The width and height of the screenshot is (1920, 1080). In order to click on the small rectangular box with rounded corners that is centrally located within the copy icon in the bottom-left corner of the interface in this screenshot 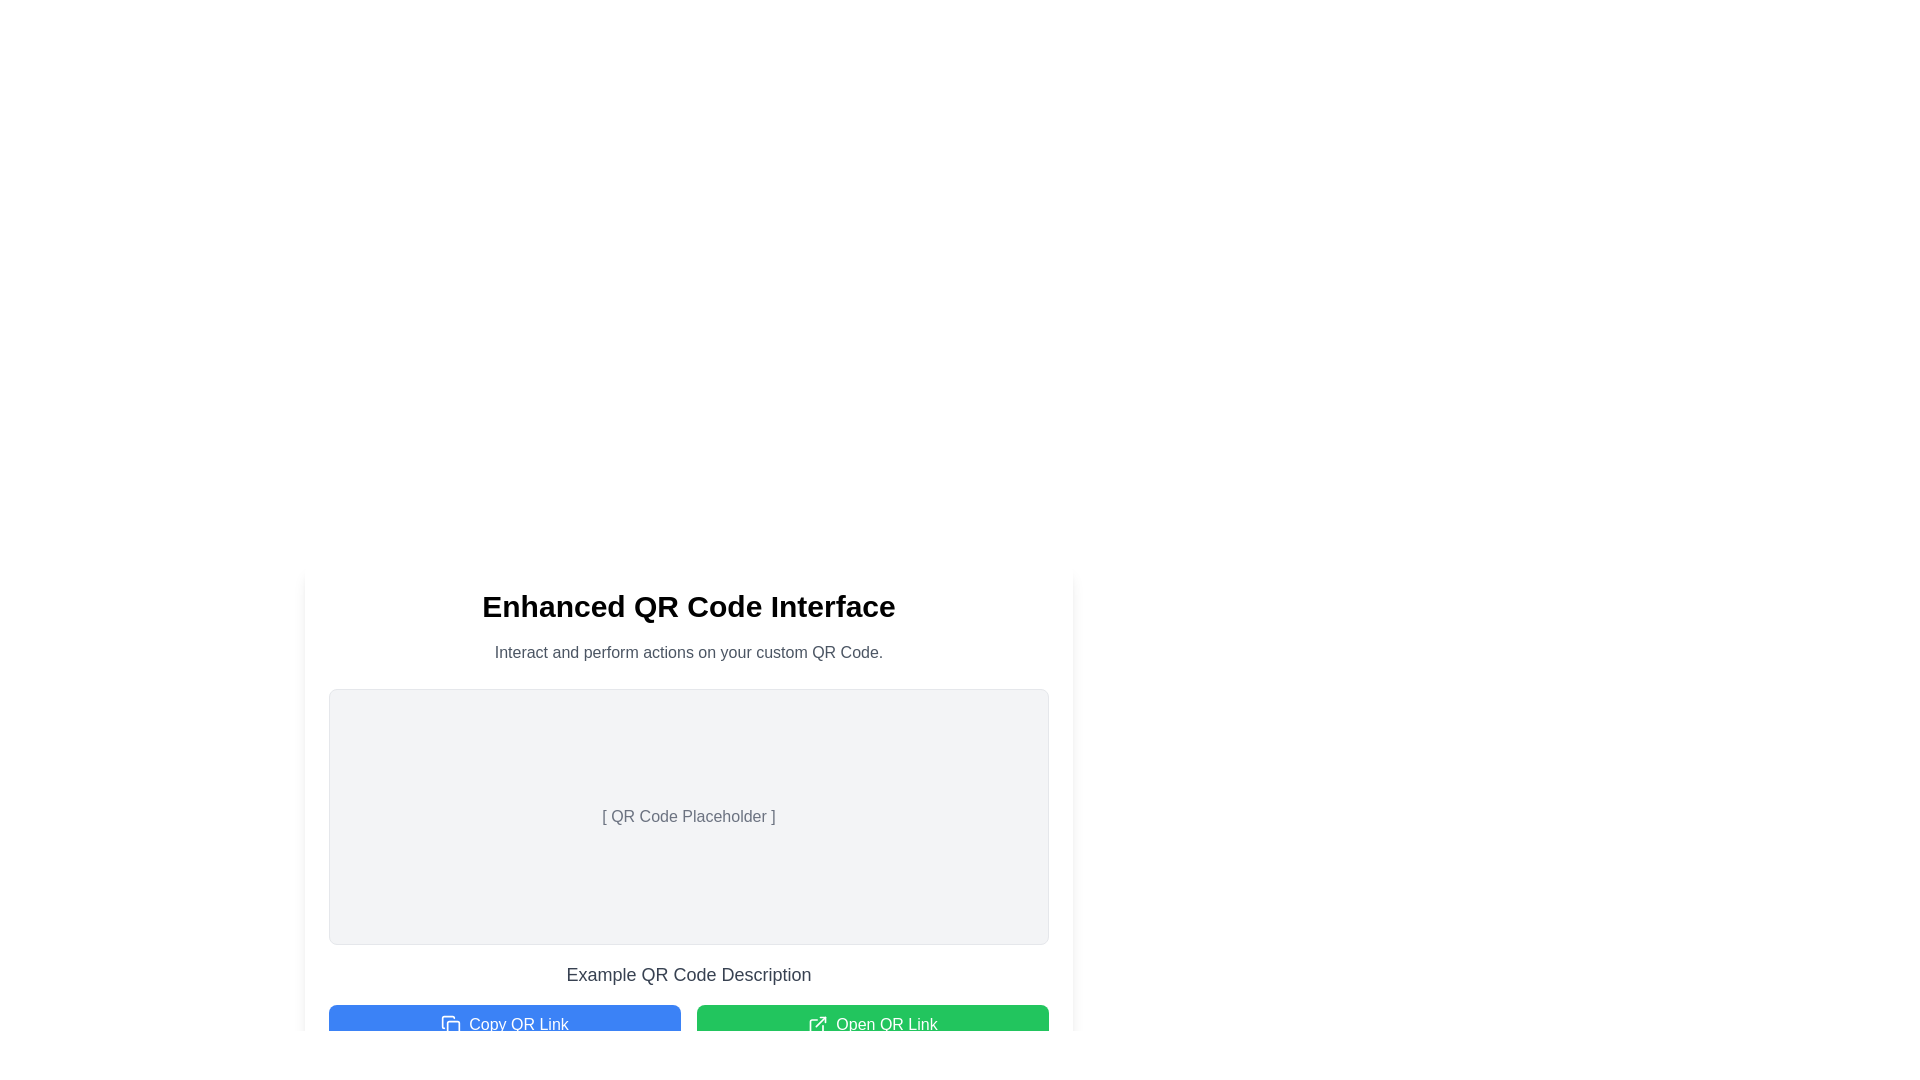, I will do `click(452, 1027)`.